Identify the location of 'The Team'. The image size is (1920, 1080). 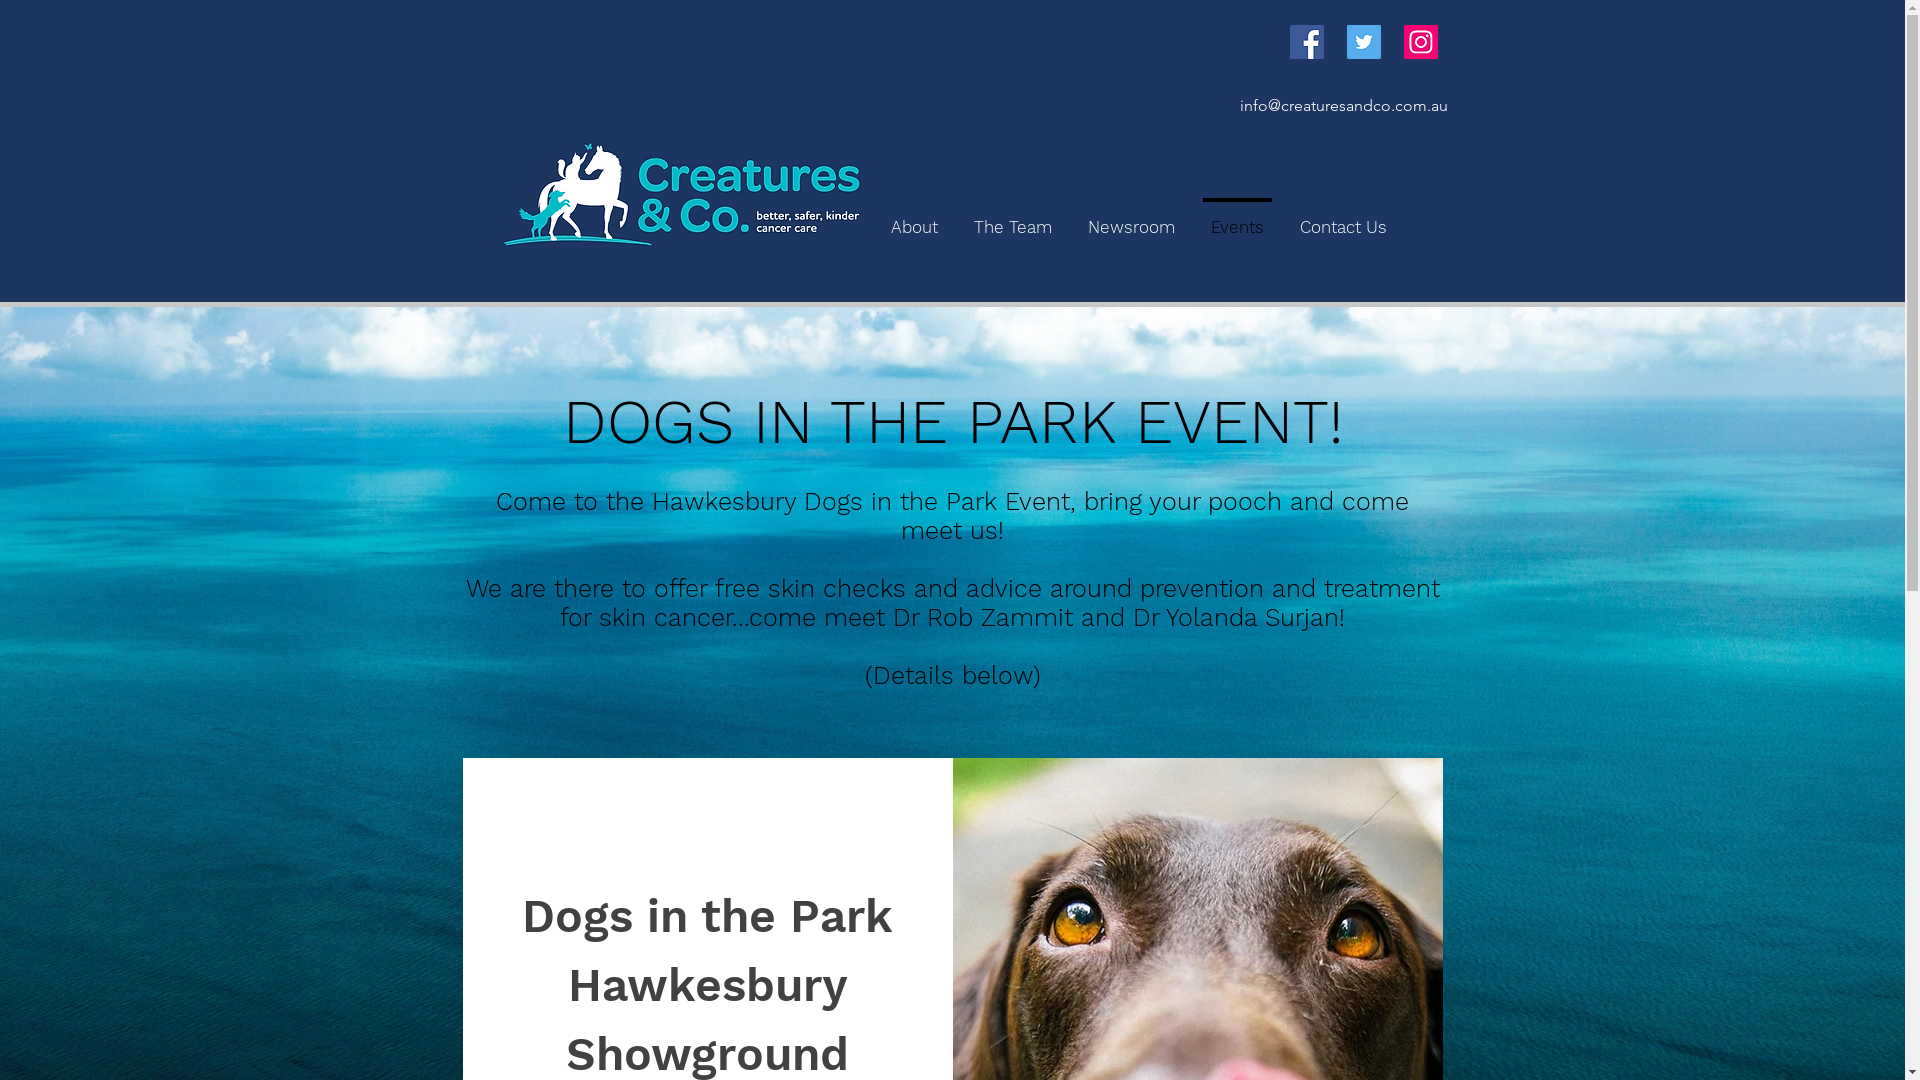
(1012, 218).